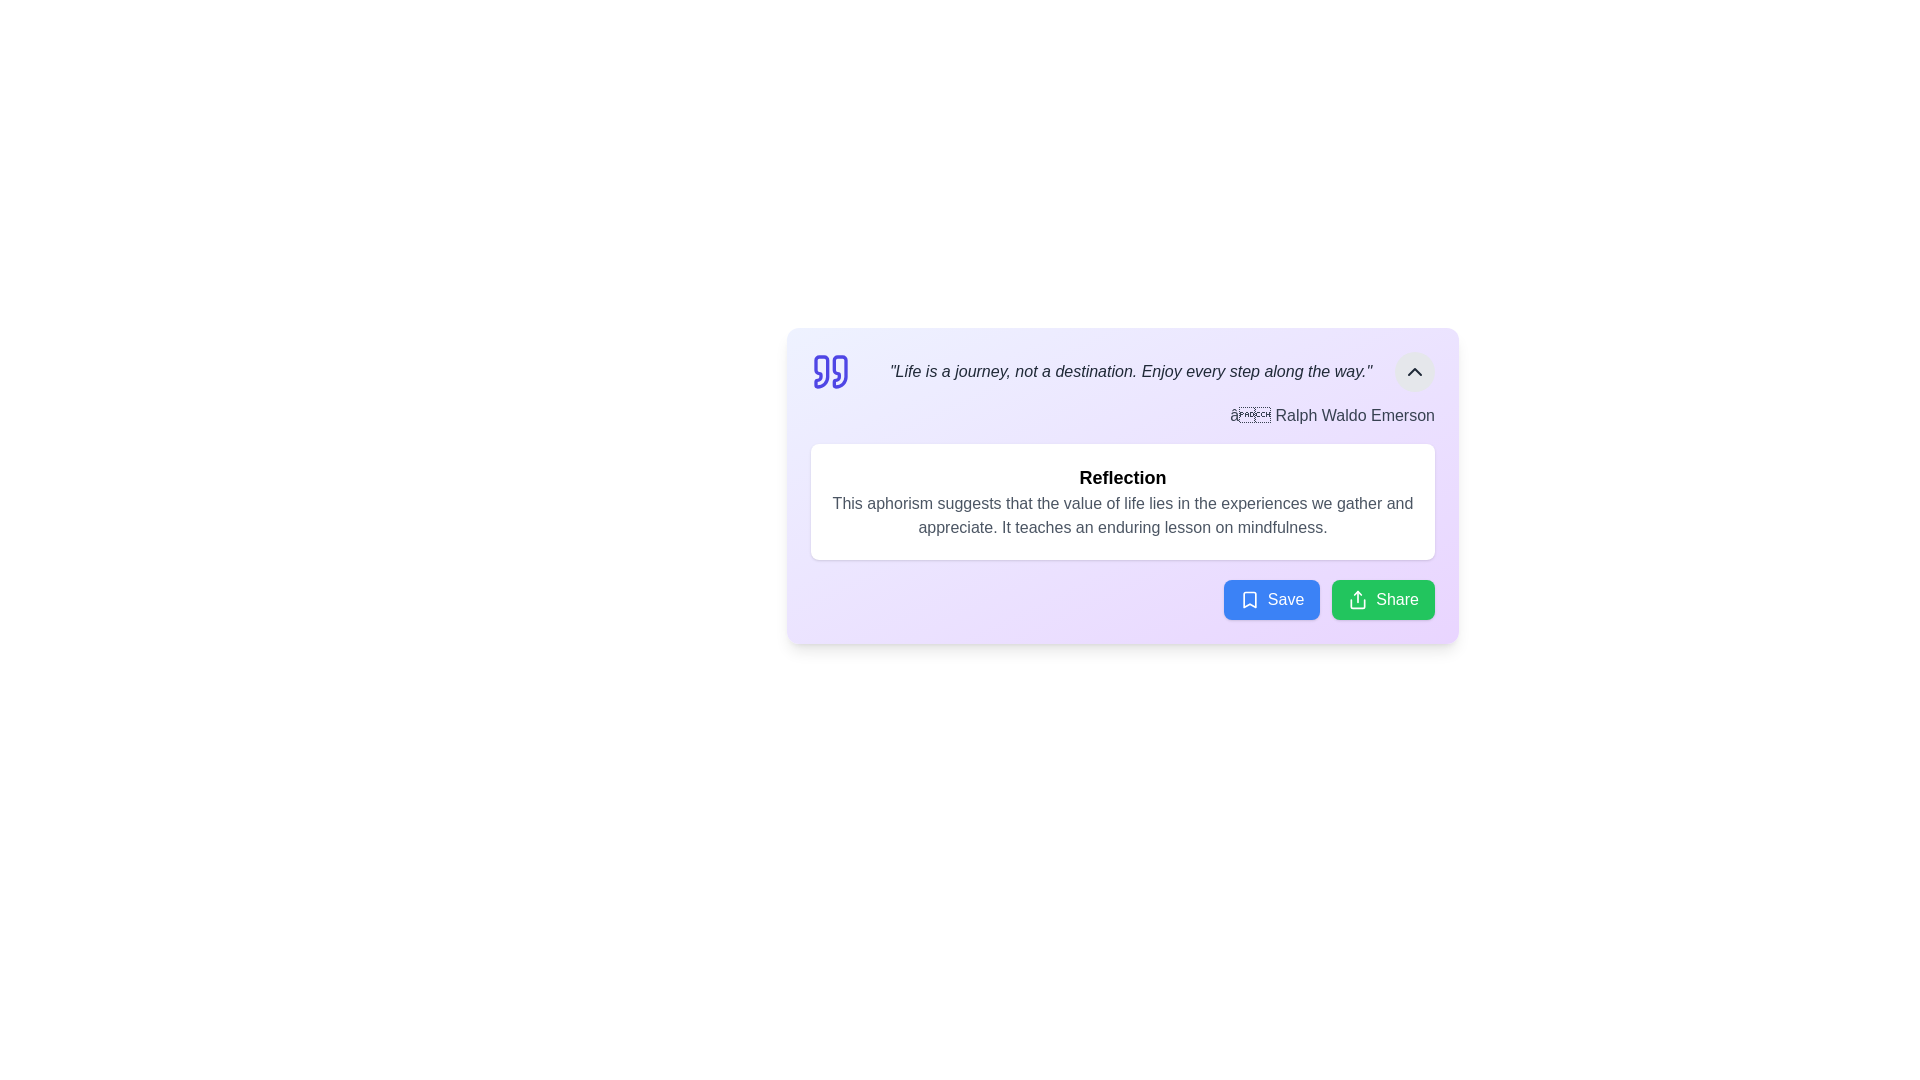 This screenshot has width=1920, height=1080. Describe the element at coordinates (1414, 371) in the screenshot. I see `the toggle Icon Button located in the top-right corner of the card-like section` at that location.